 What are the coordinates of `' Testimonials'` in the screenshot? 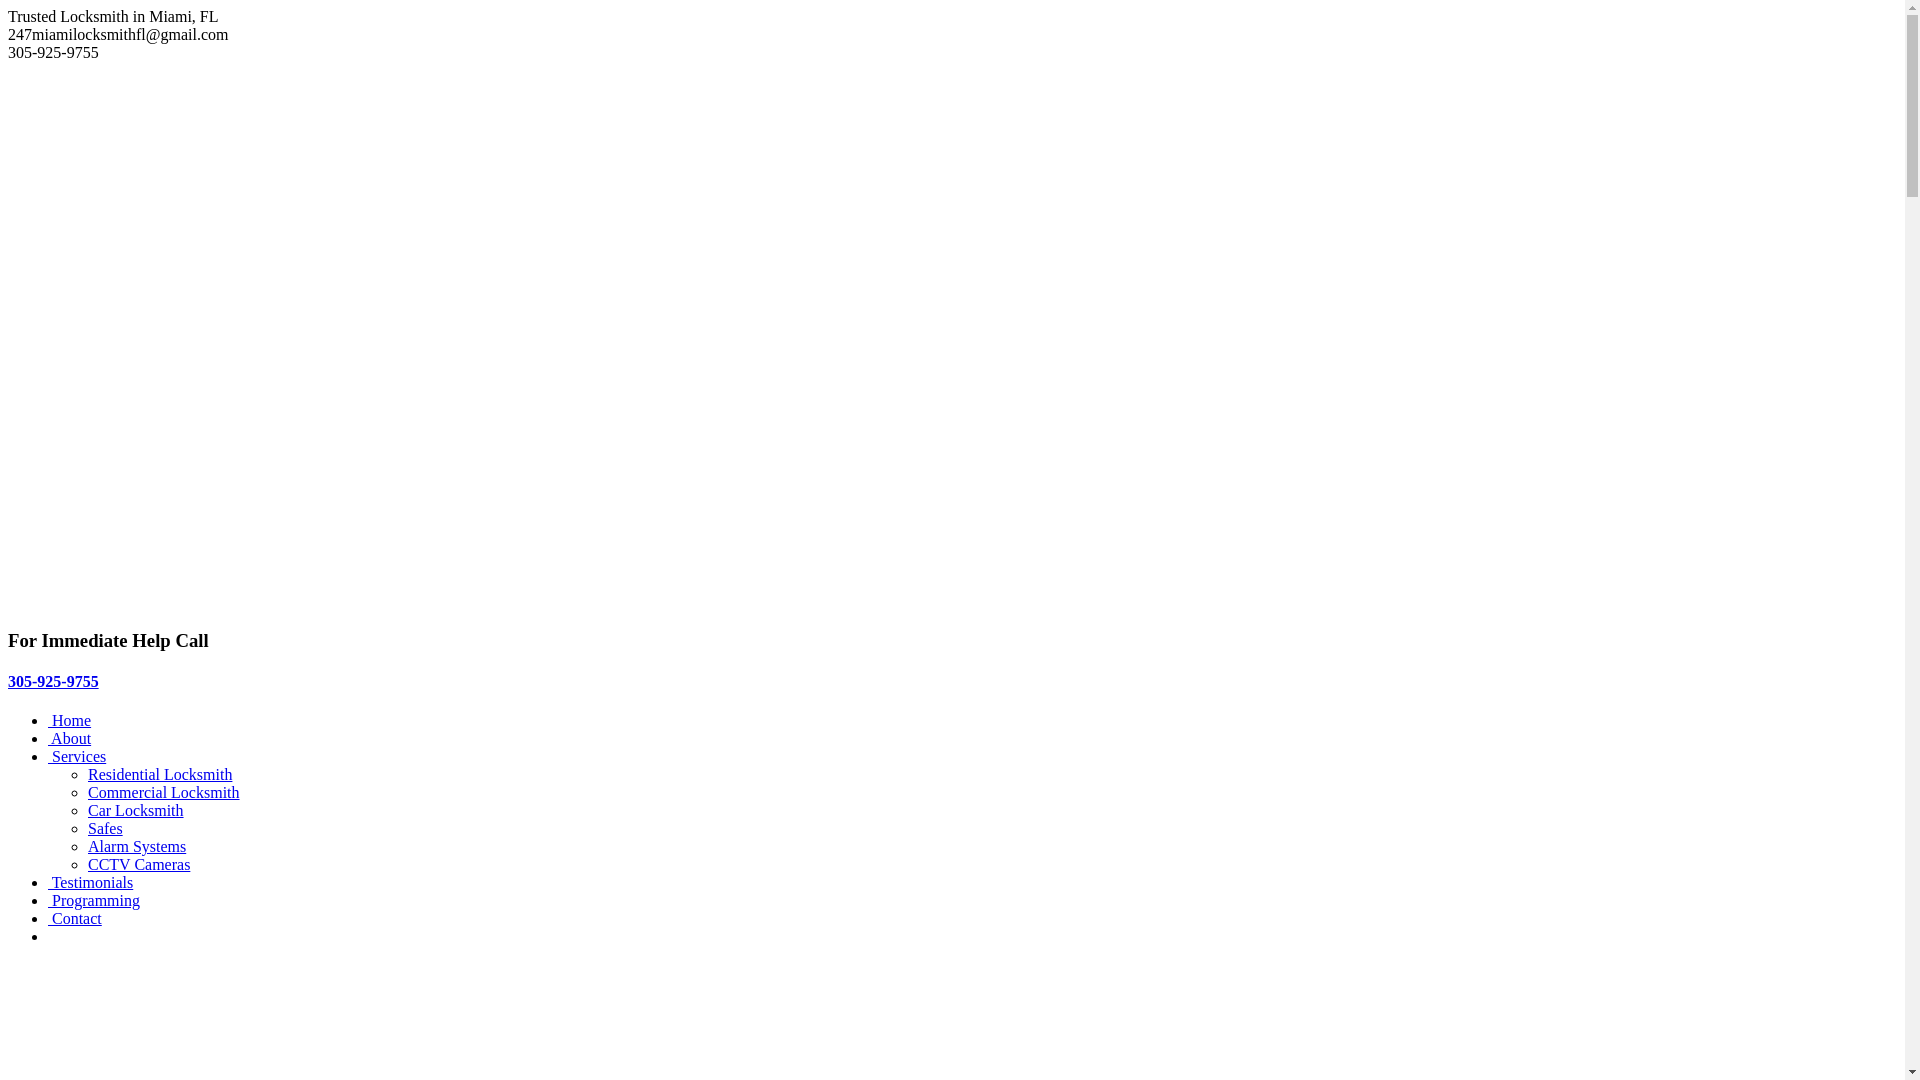 It's located at (89, 881).